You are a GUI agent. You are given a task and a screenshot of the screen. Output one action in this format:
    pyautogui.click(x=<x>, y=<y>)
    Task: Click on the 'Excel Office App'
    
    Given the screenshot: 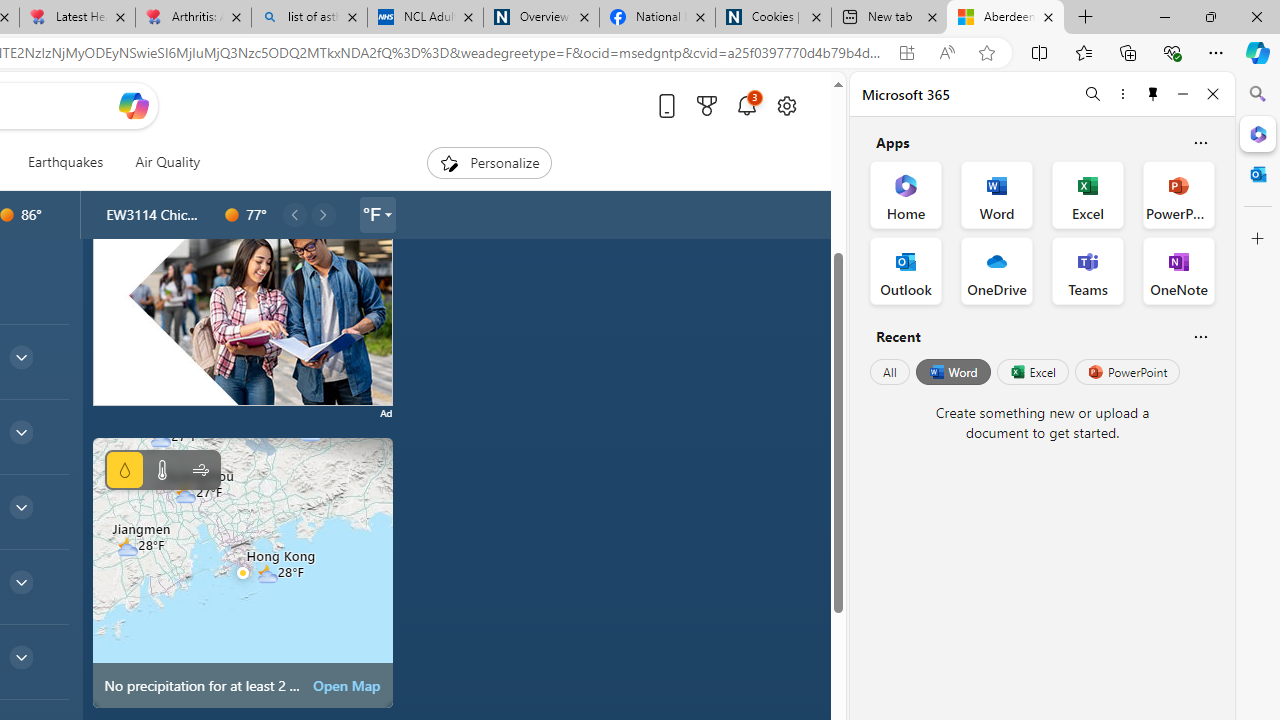 What is the action you would take?
    pyautogui.click(x=1087, y=195)
    